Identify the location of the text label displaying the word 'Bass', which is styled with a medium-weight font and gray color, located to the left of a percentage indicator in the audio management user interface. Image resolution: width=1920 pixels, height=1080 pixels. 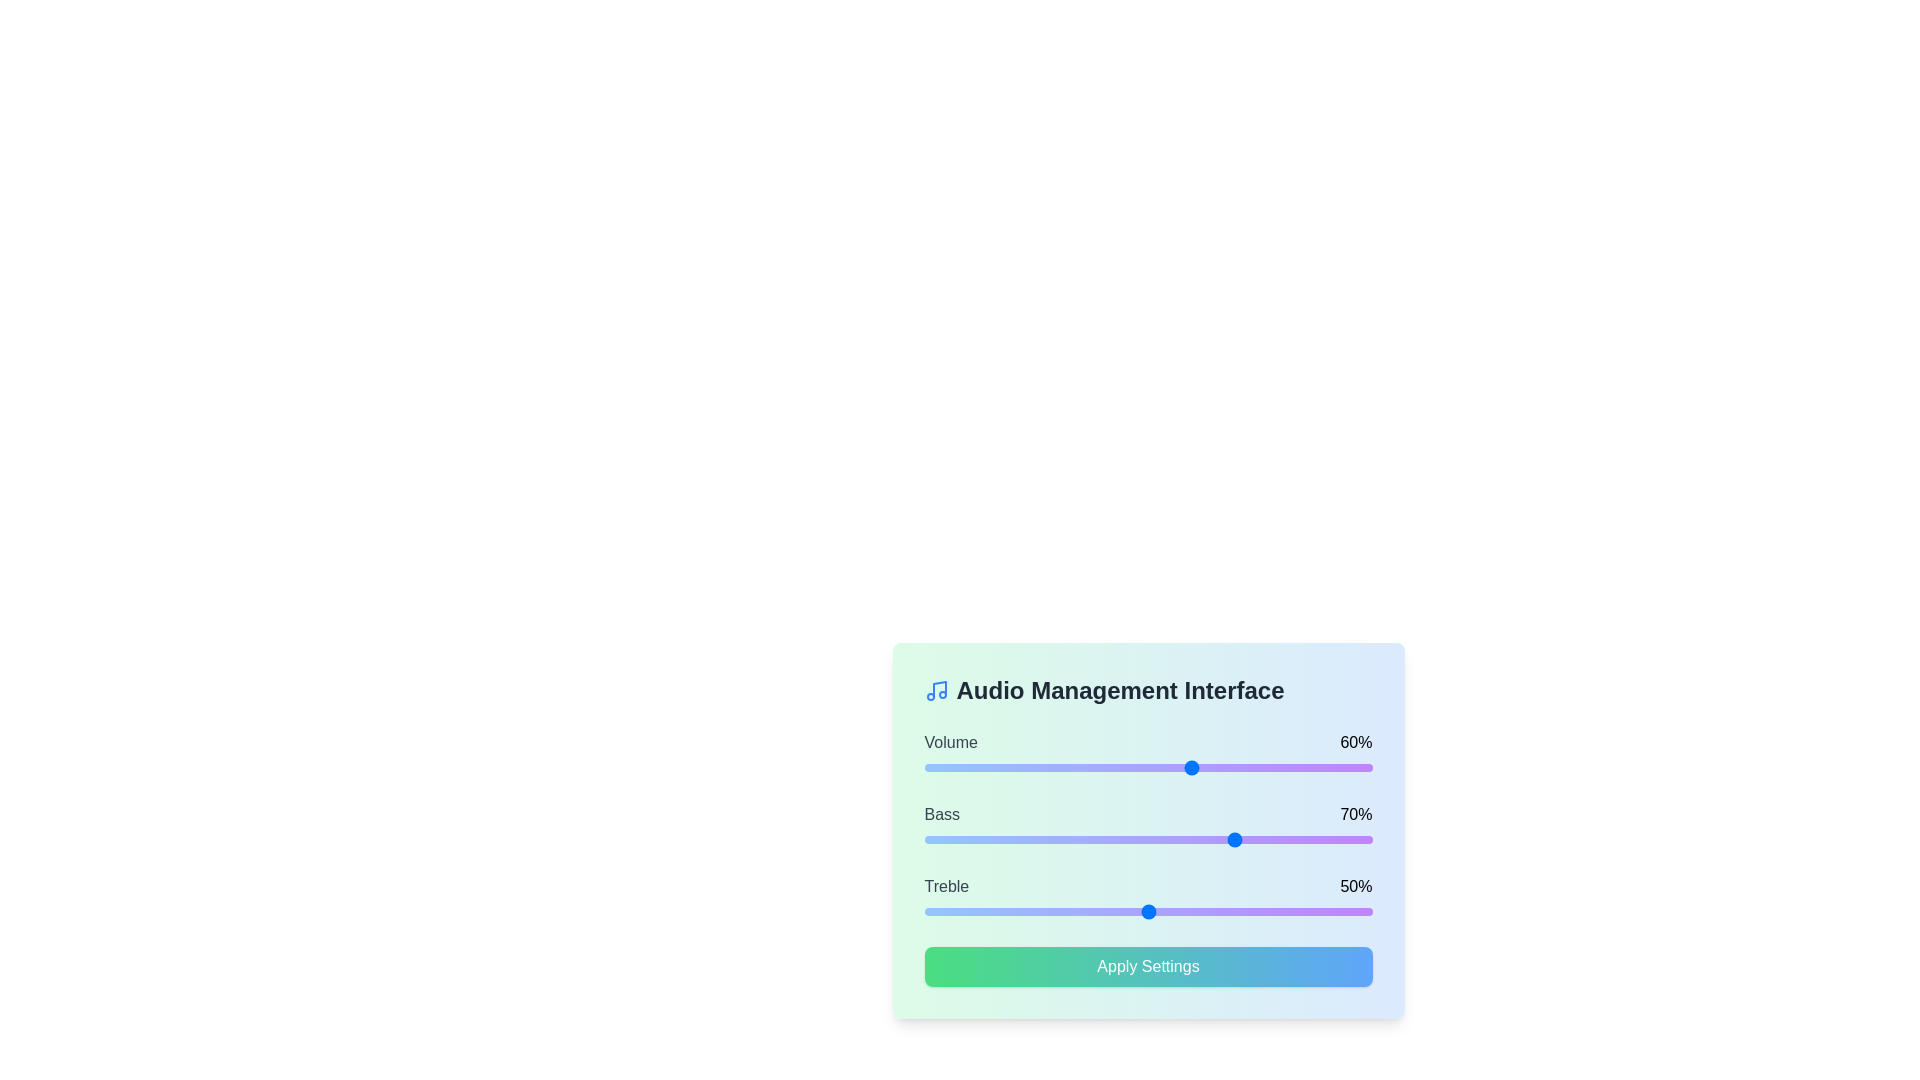
(941, 814).